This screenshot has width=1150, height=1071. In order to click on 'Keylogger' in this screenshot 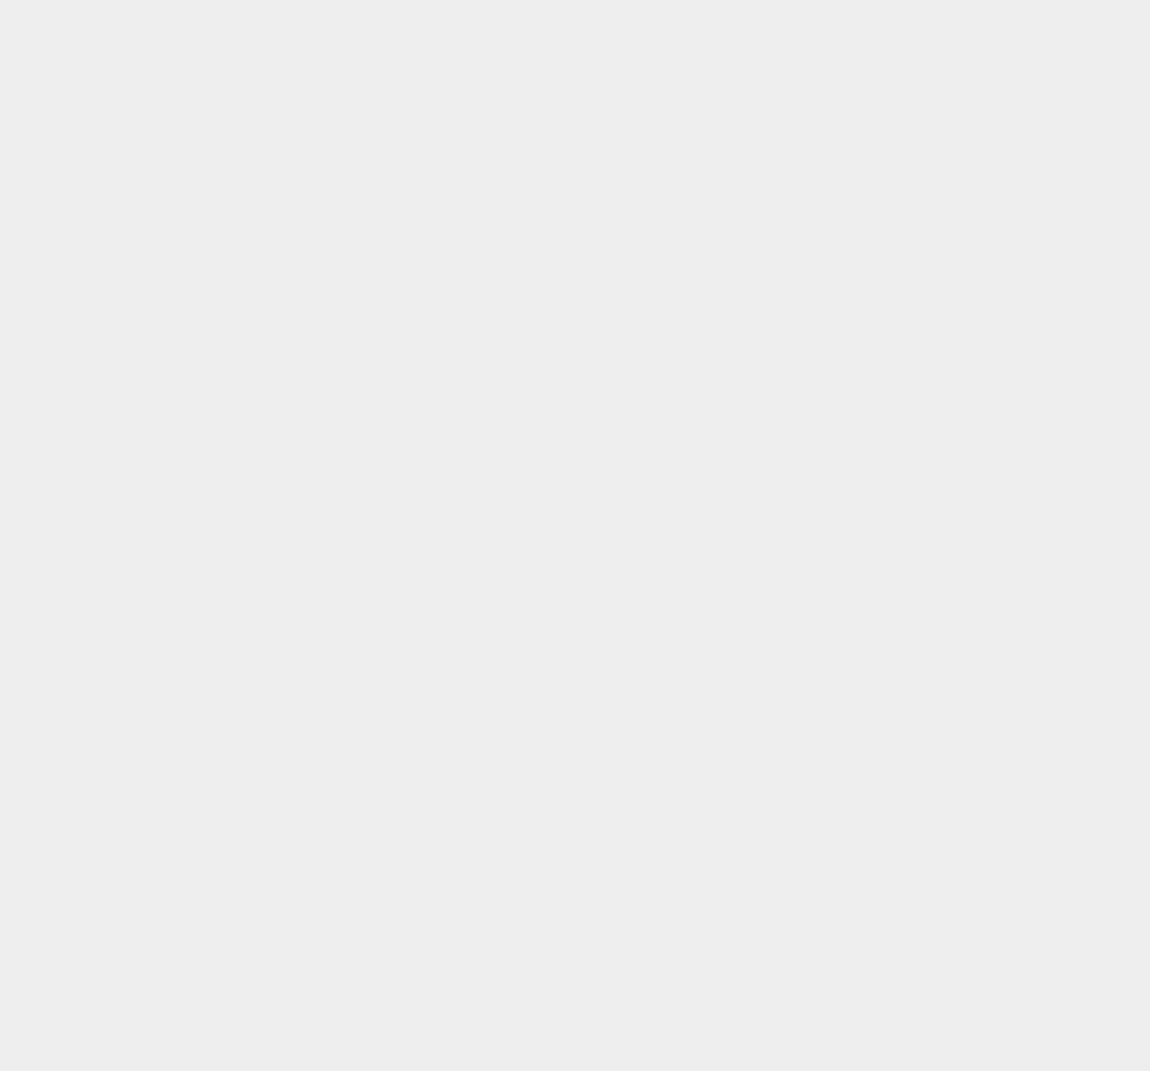, I will do `click(842, 76)`.